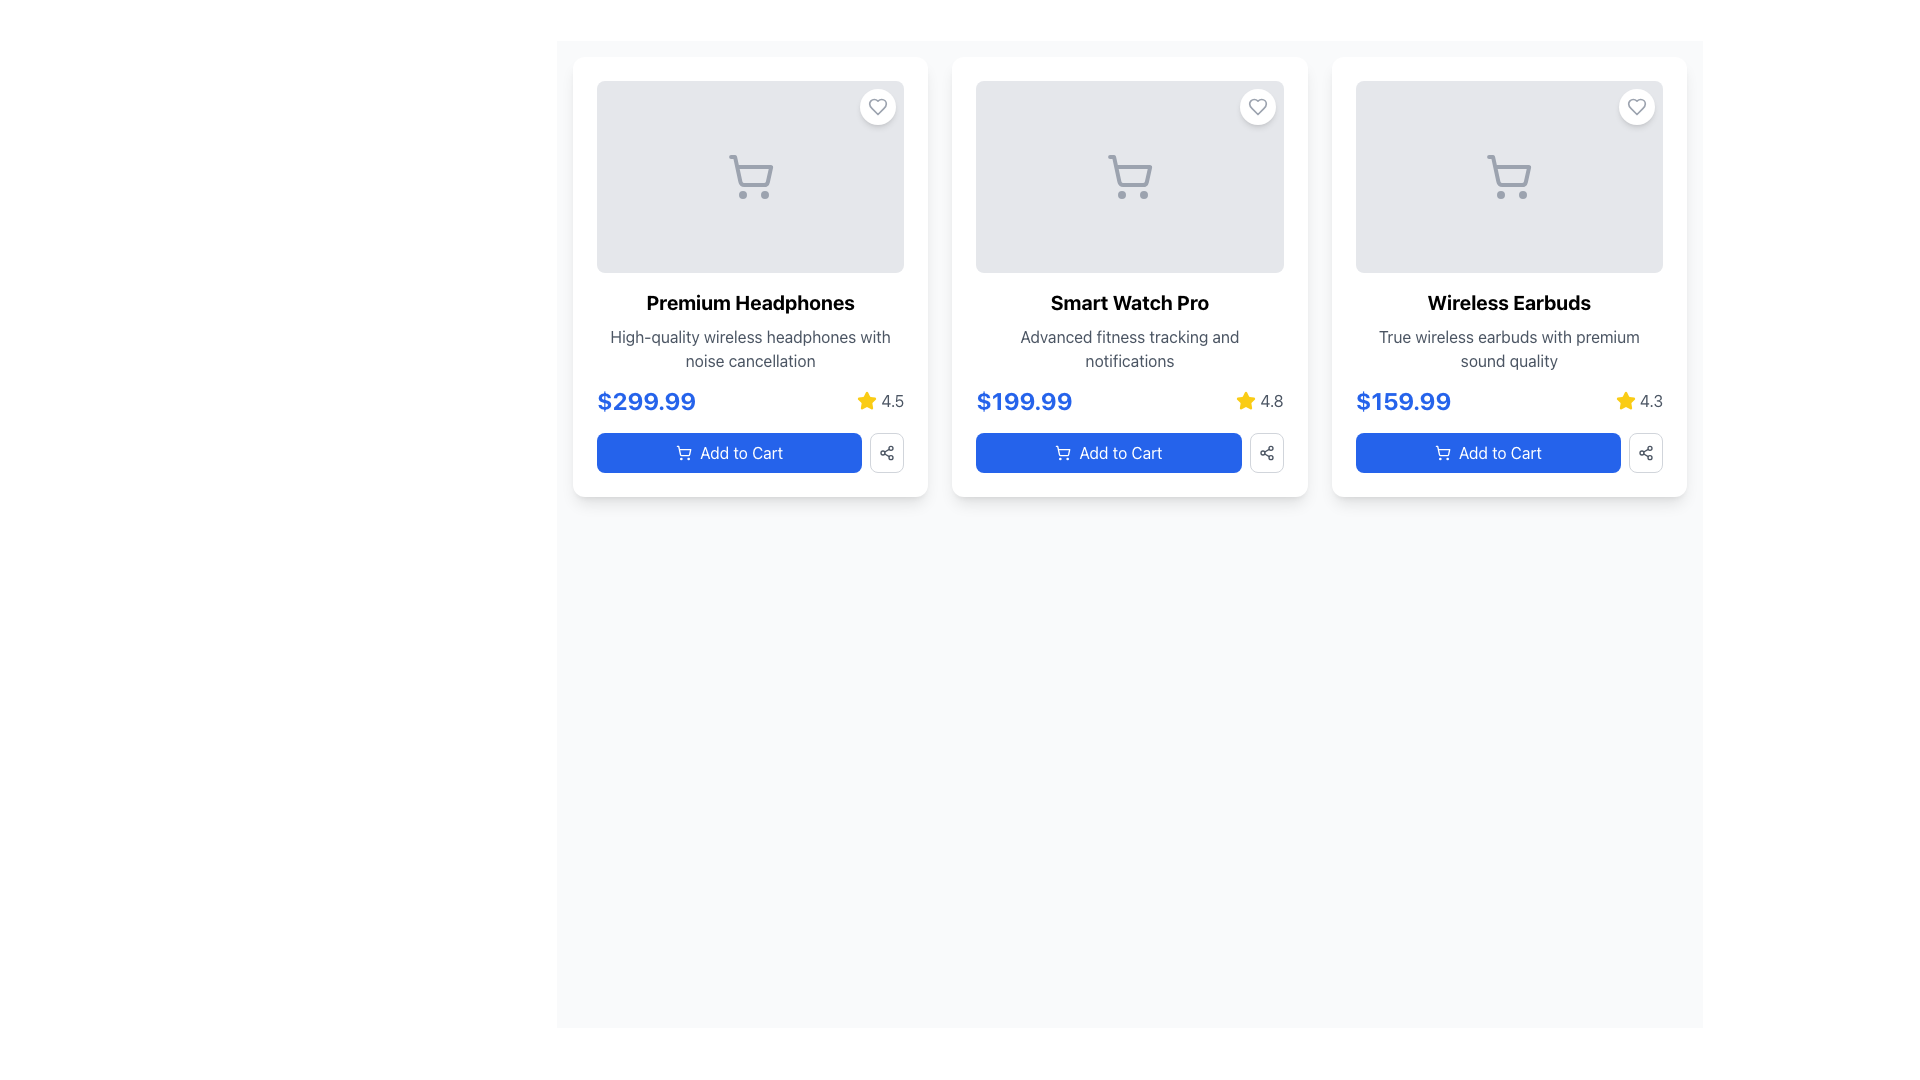 This screenshot has height=1080, width=1920. Describe the element at coordinates (1651, 401) in the screenshot. I see `the gray-colored text displaying the rating value '4.3' located to the right of the yellow star icon within the product card for 'Wireless Earbuds'` at that location.